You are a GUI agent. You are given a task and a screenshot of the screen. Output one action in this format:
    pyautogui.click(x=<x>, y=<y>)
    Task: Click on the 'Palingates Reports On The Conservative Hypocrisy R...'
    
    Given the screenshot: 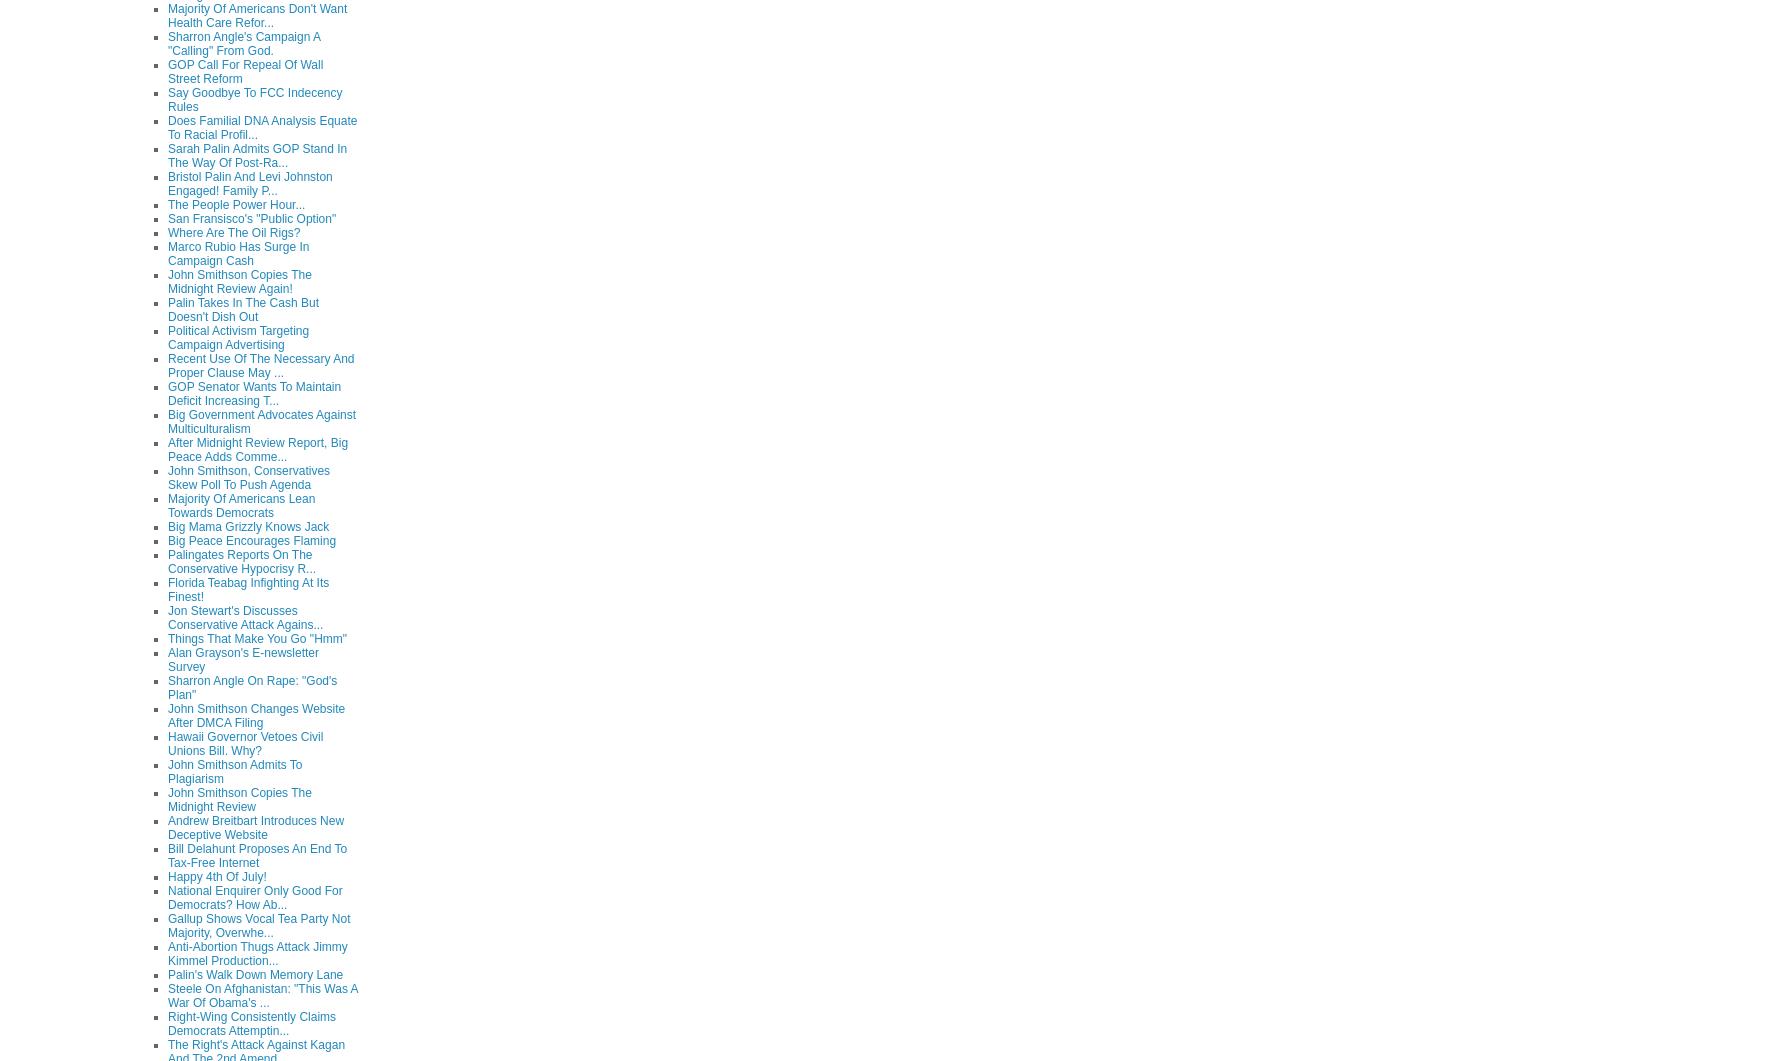 What is the action you would take?
    pyautogui.click(x=241, y=559)
    